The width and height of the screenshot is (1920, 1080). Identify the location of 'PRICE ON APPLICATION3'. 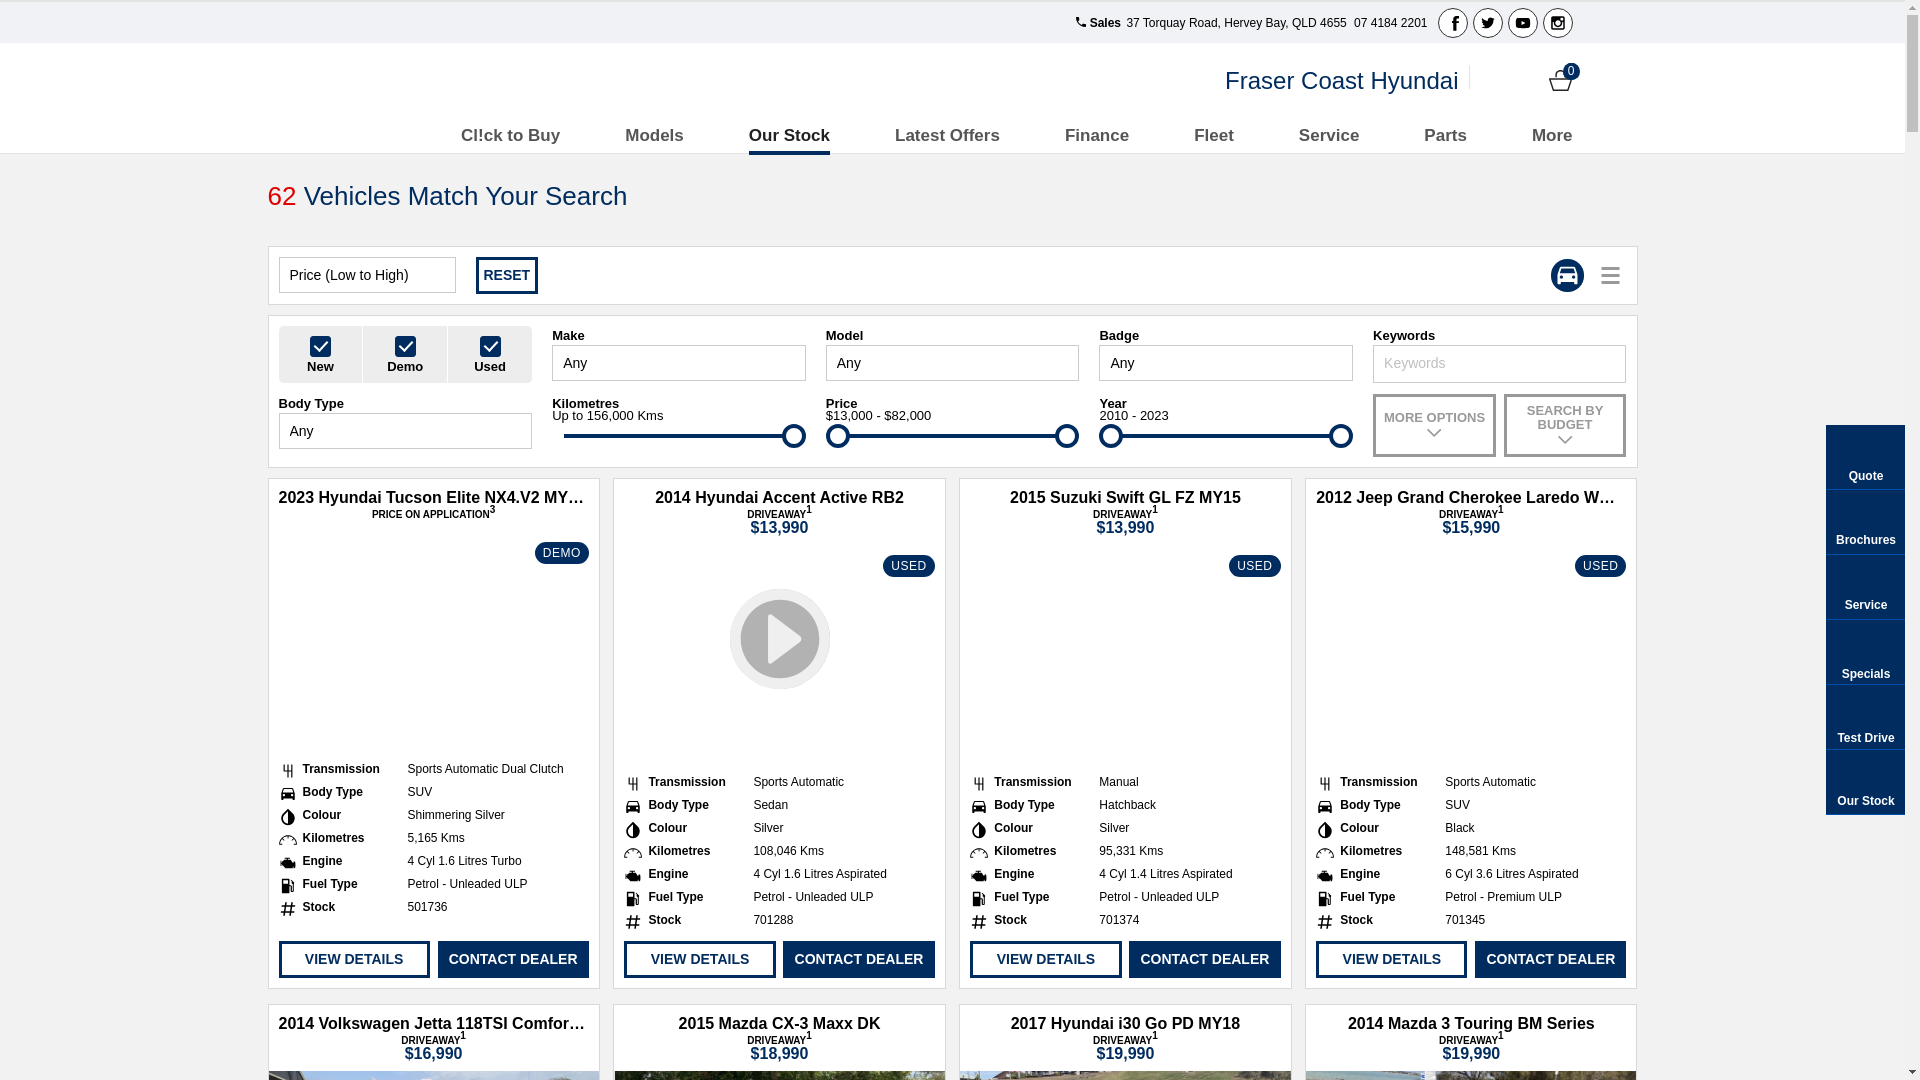
(432, 513).